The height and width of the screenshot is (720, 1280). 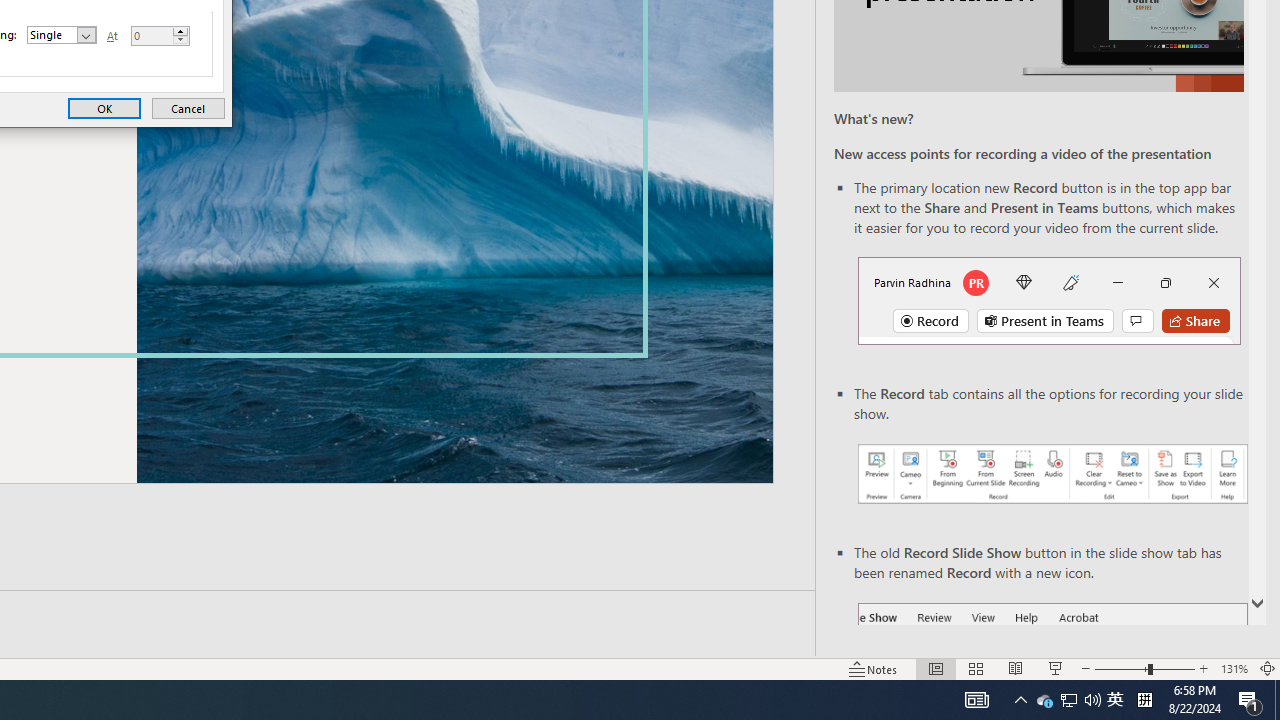 I want to click on 'Cancel', so click(x=188, y=108).